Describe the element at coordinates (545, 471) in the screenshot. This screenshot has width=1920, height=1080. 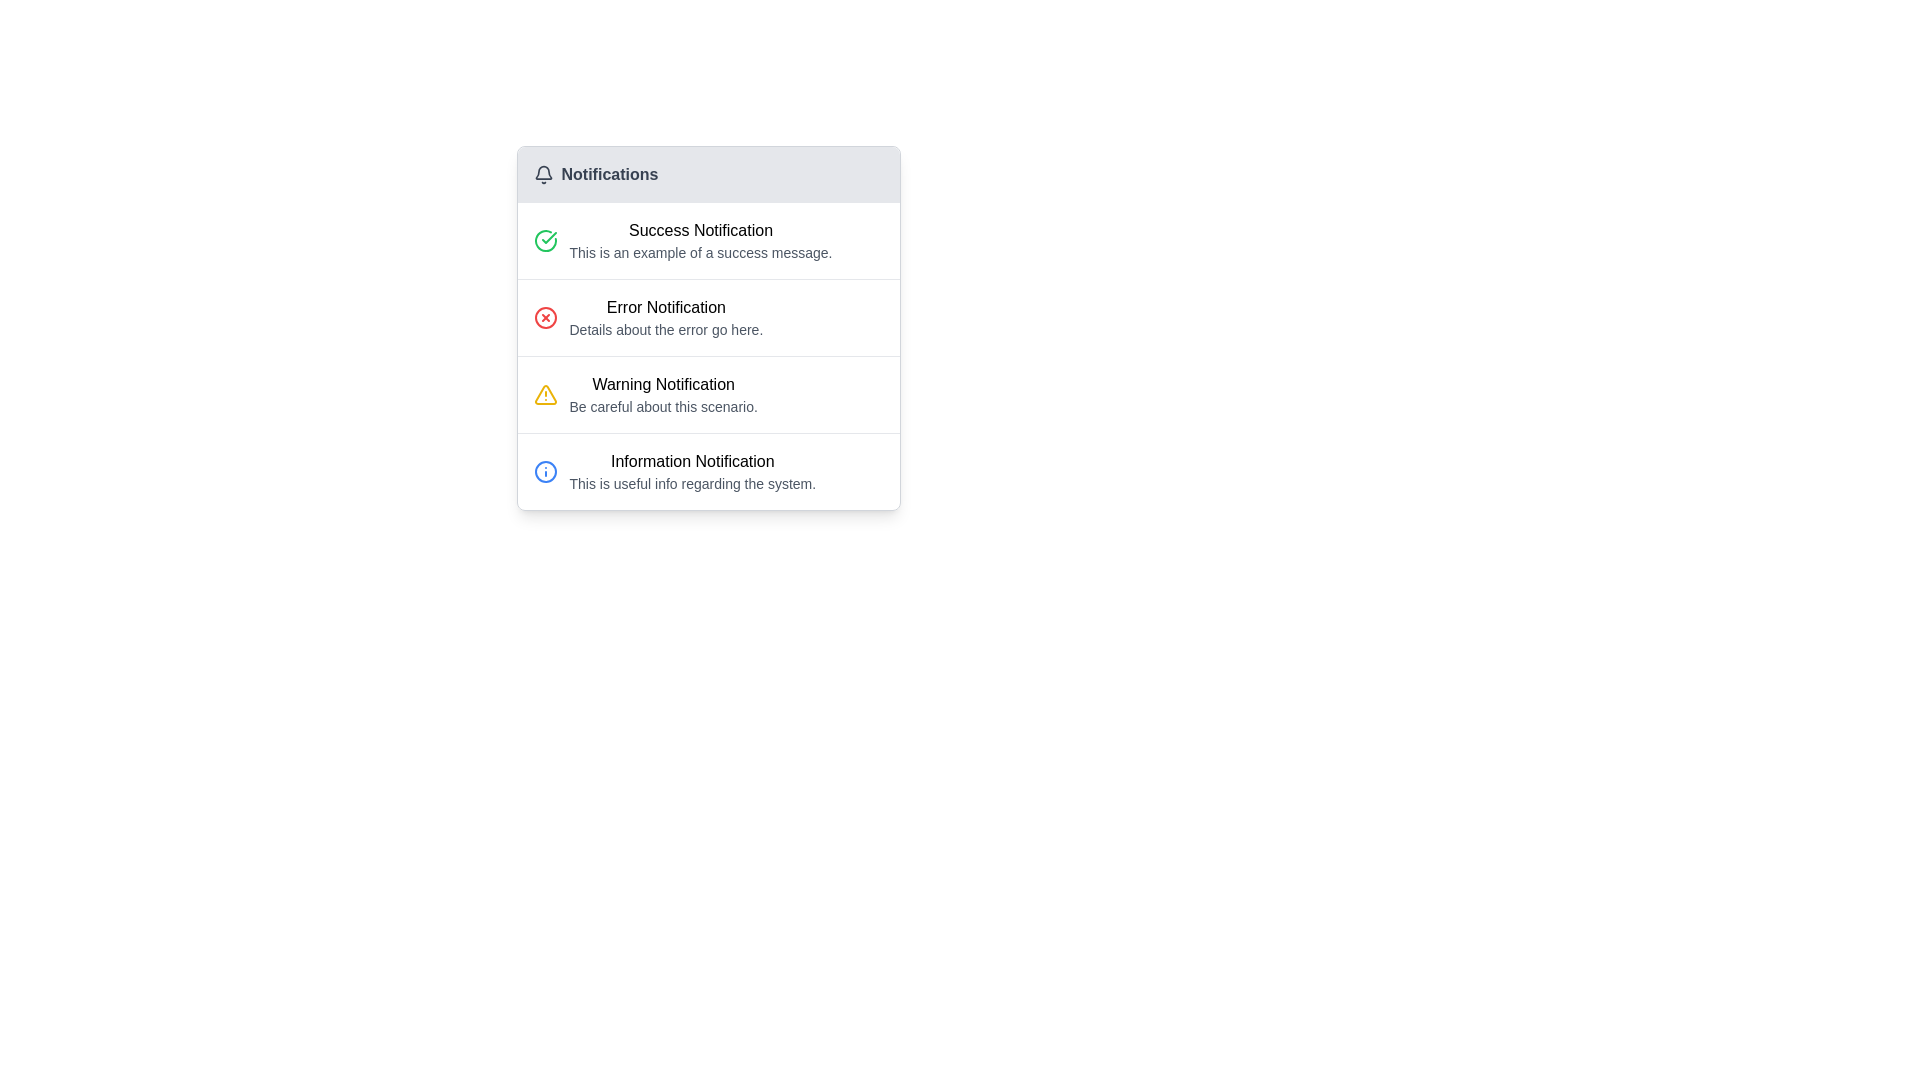
I see `the SVG Circle Element with a blue outline in the 'Information Notification' row of the notification list` at that location.